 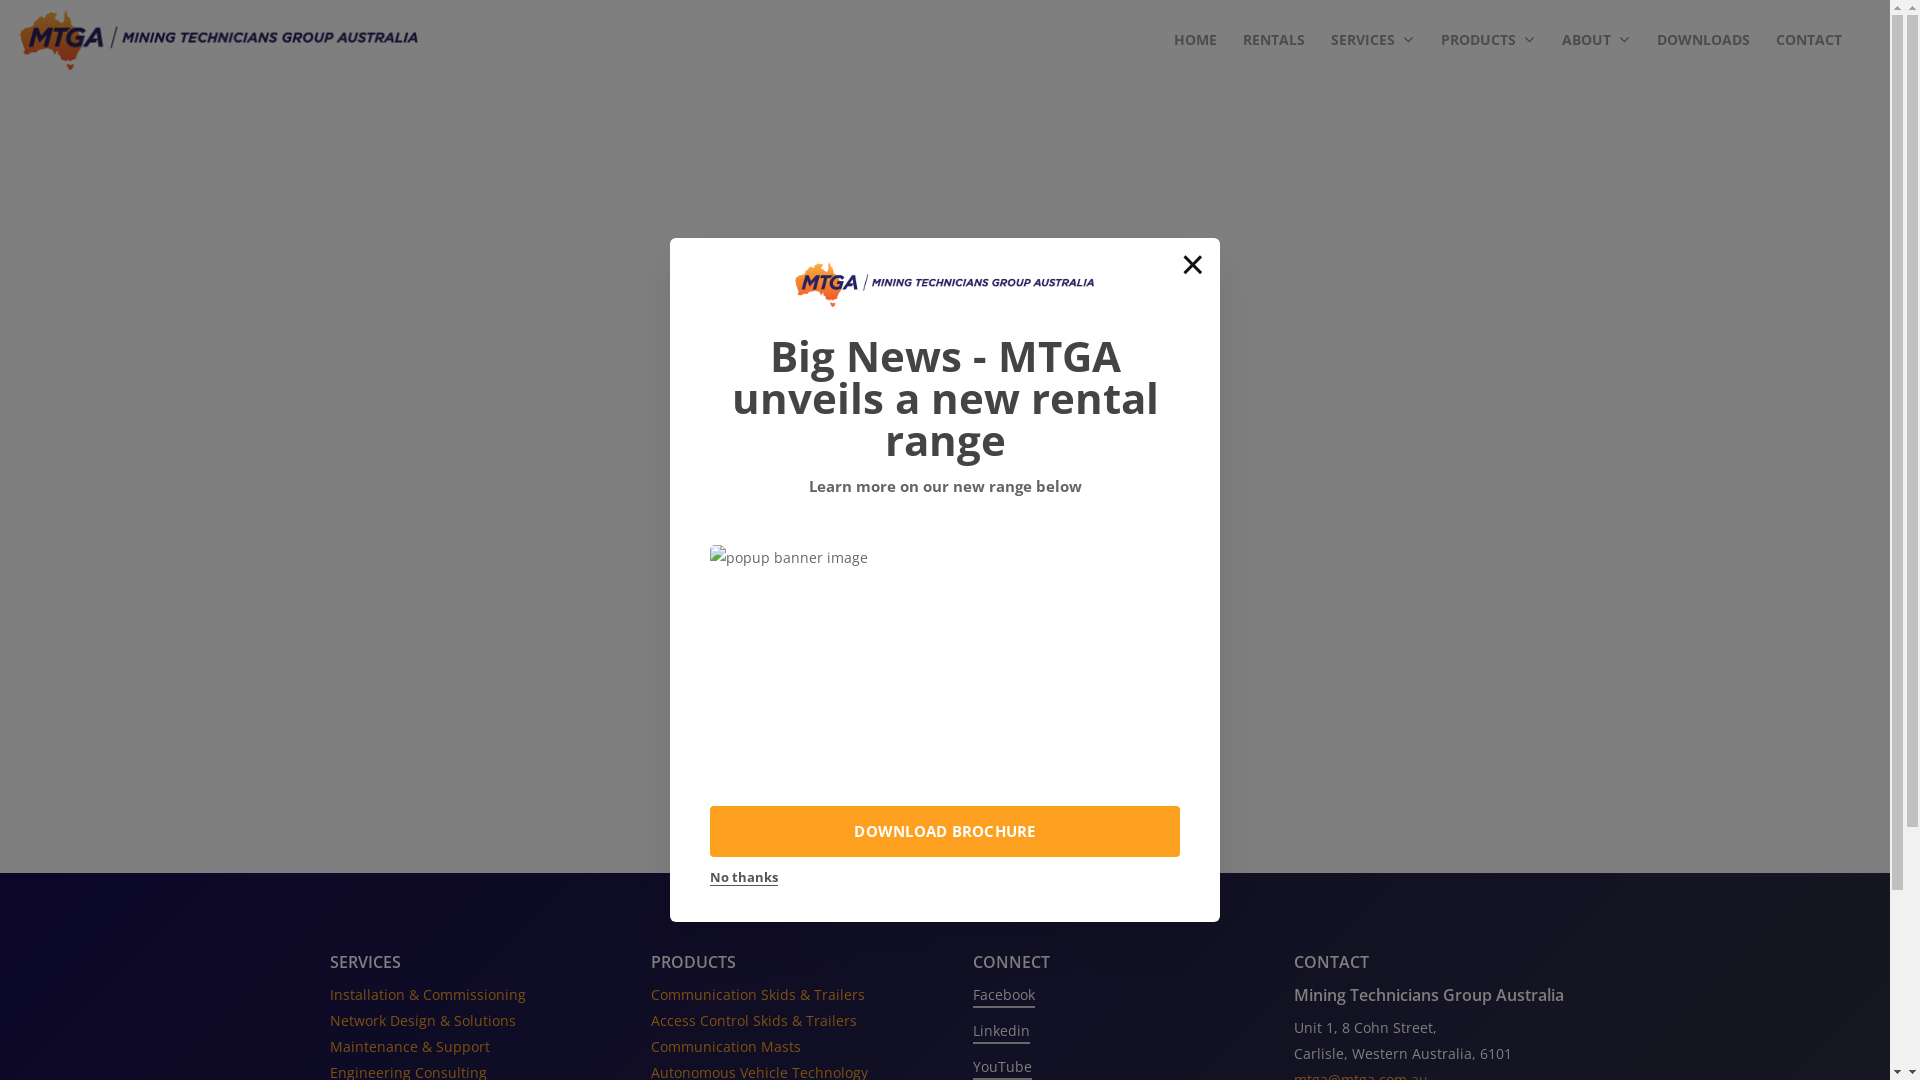 What do you see at coordinates (1595, 39) in the screenshot?
I see `'ABOUT'` at bounding box center [1595, 39].